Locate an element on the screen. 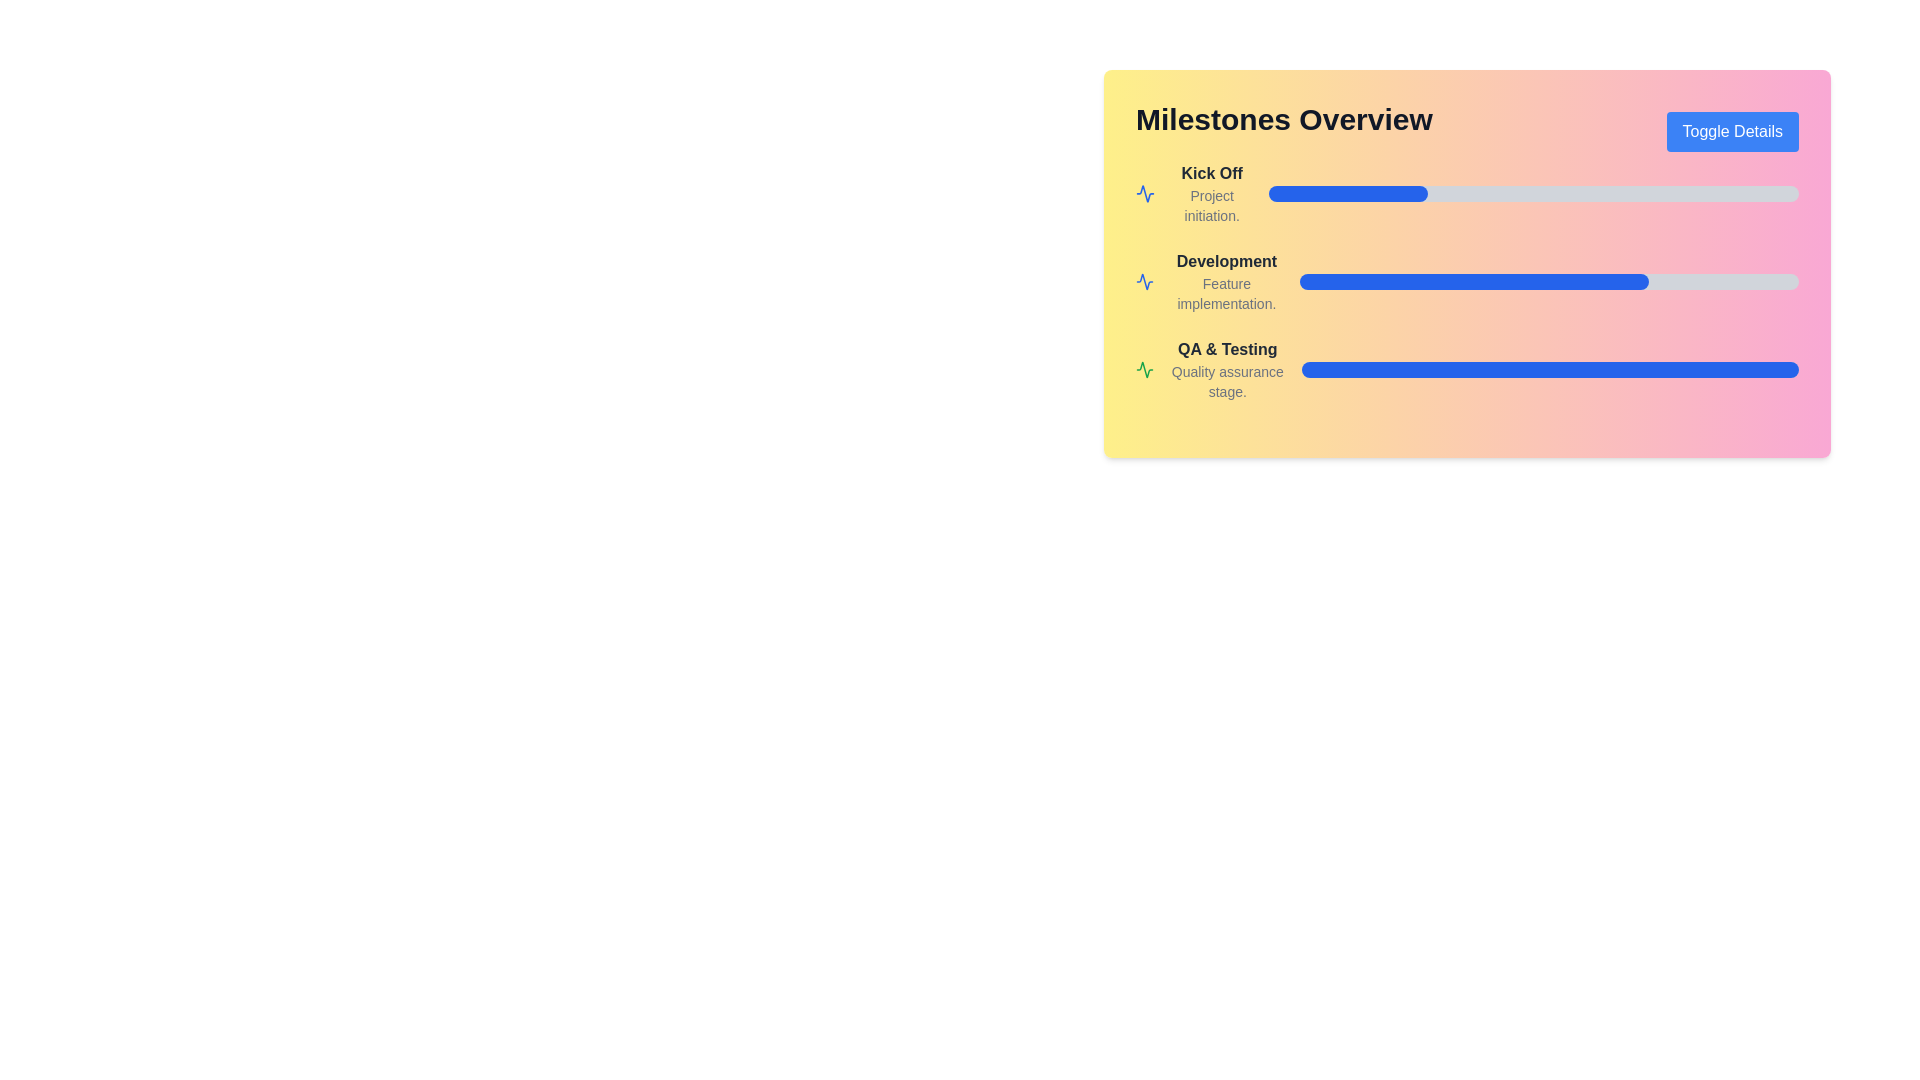 This screenshot has height=1080, width=1920. the progress value of the third progress bar representing the 'QA & Testing' milestone in the 'Milestones Overview' section is located at coordinates (1549, 370).